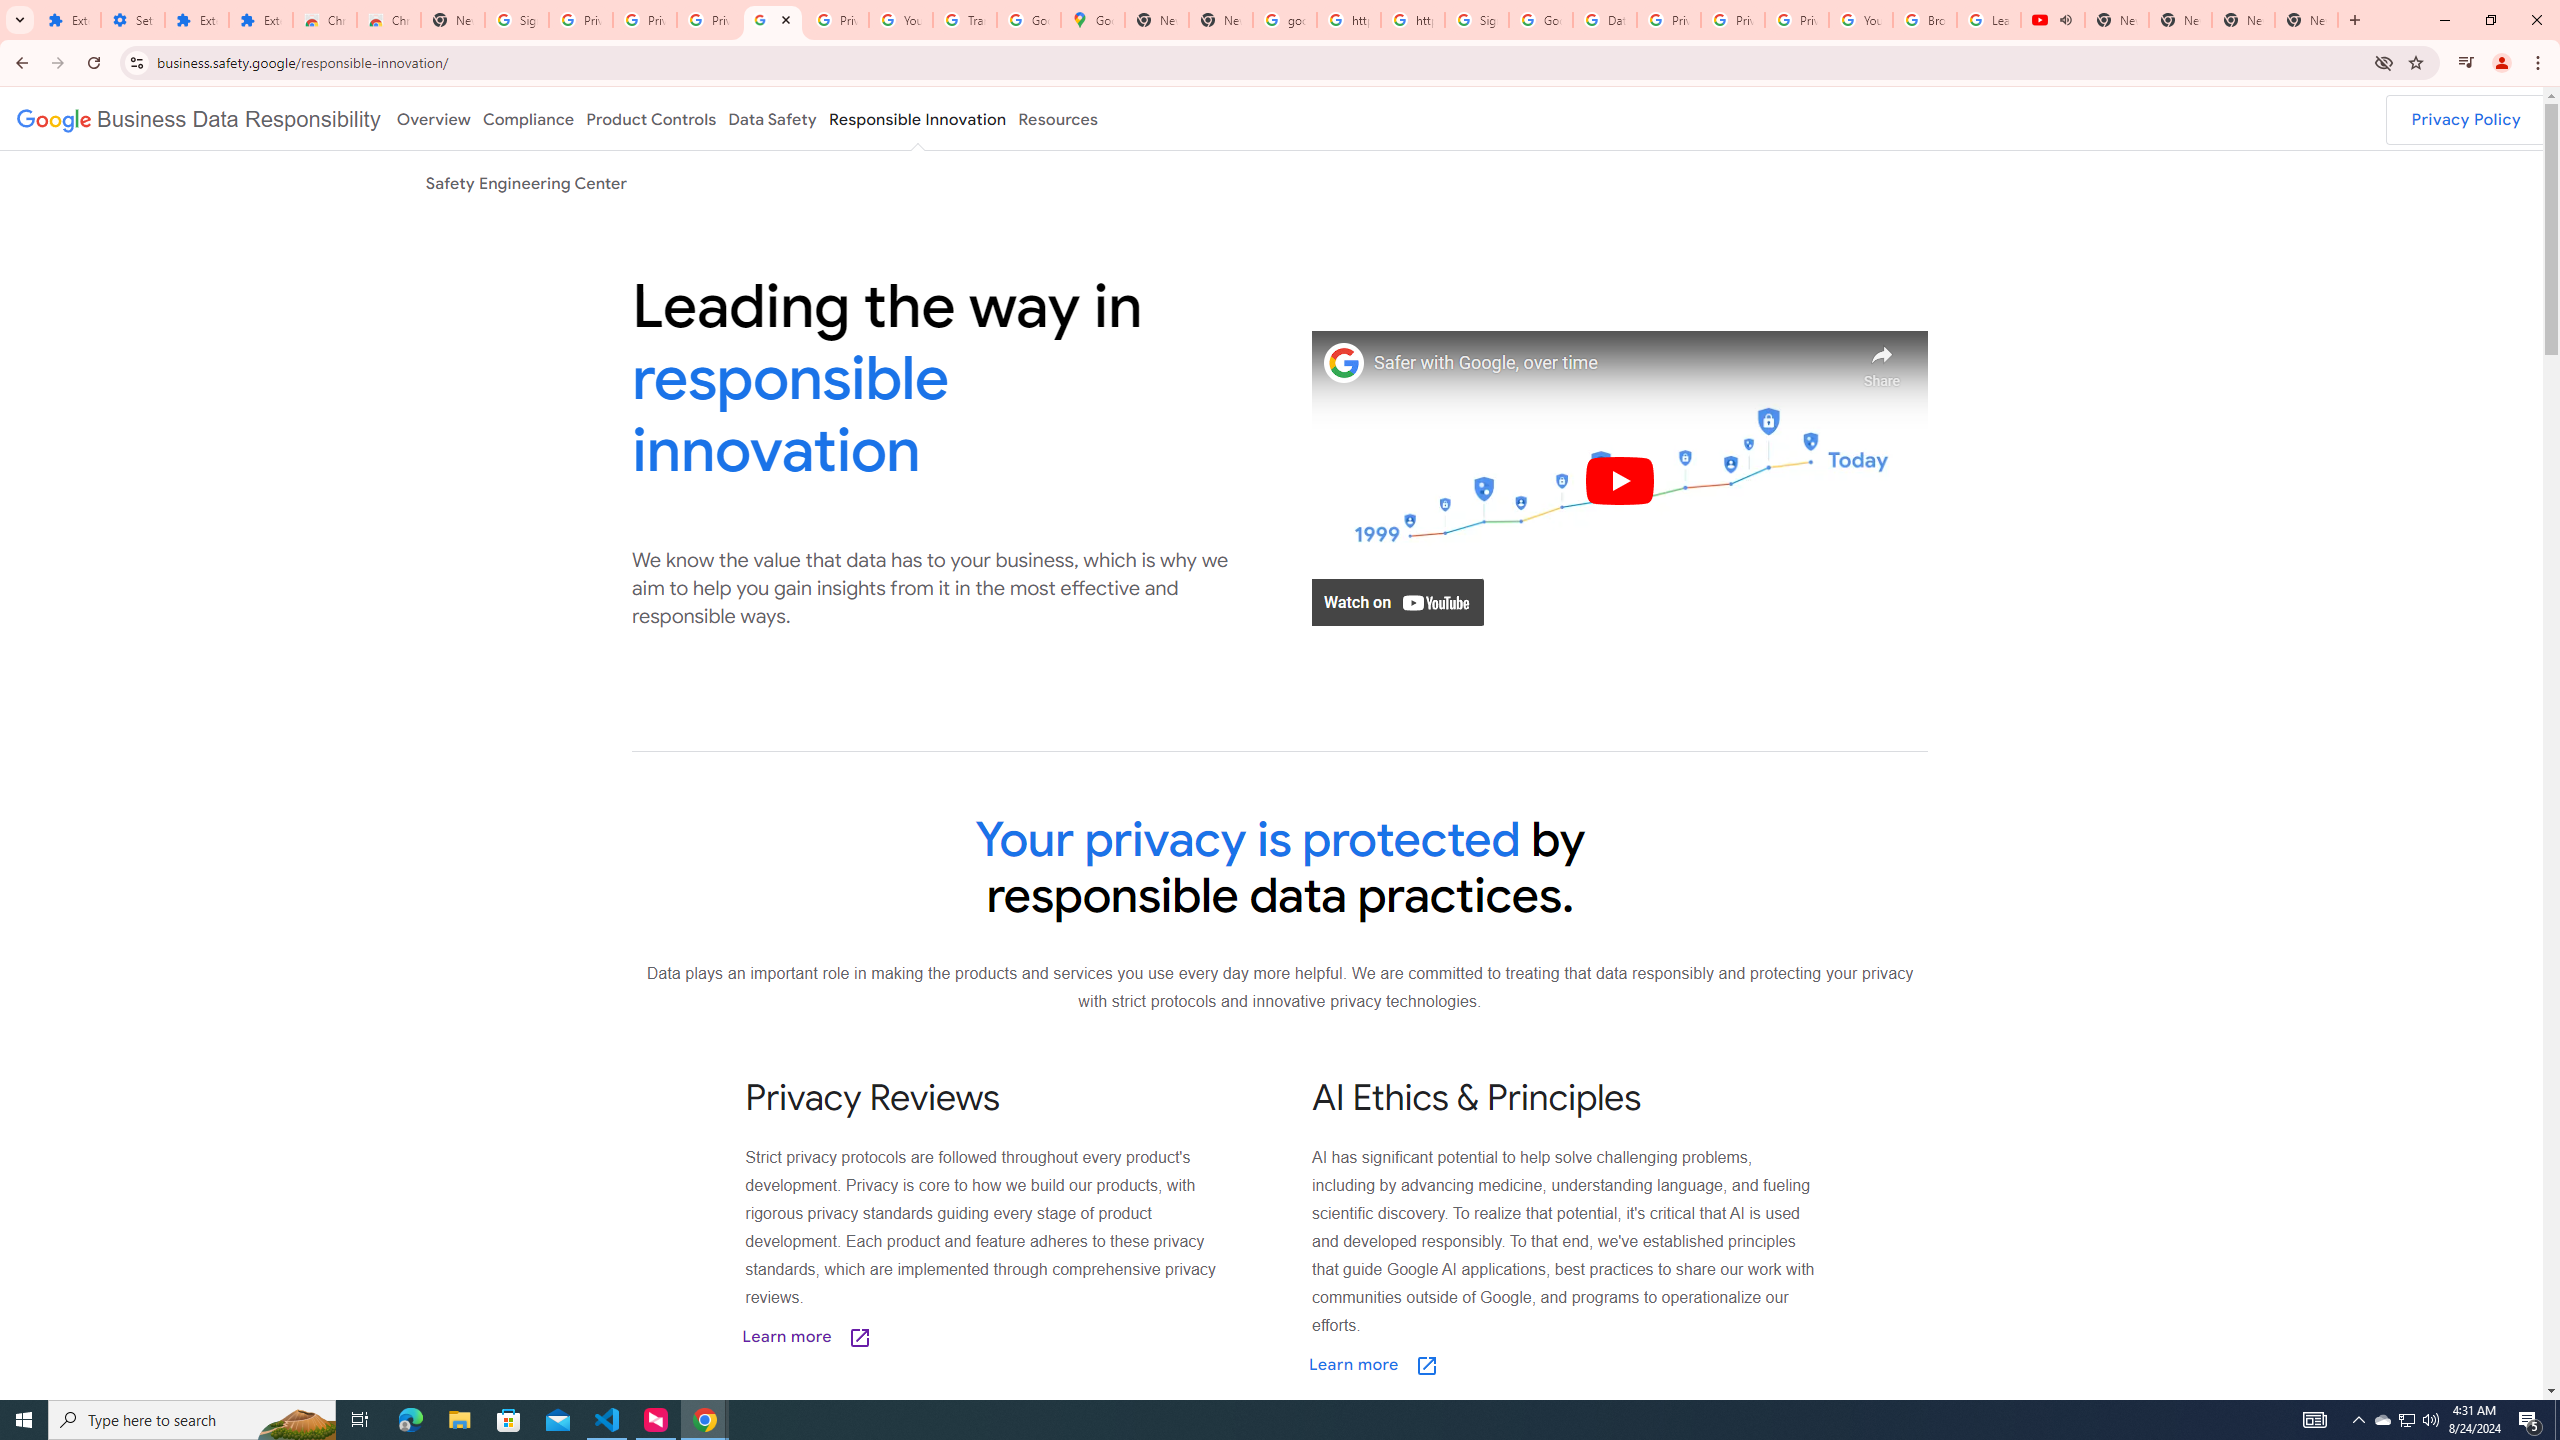  Describe the element at coordinates (770, 118) in the screenshot. I see `'Data Safety'` at that location.